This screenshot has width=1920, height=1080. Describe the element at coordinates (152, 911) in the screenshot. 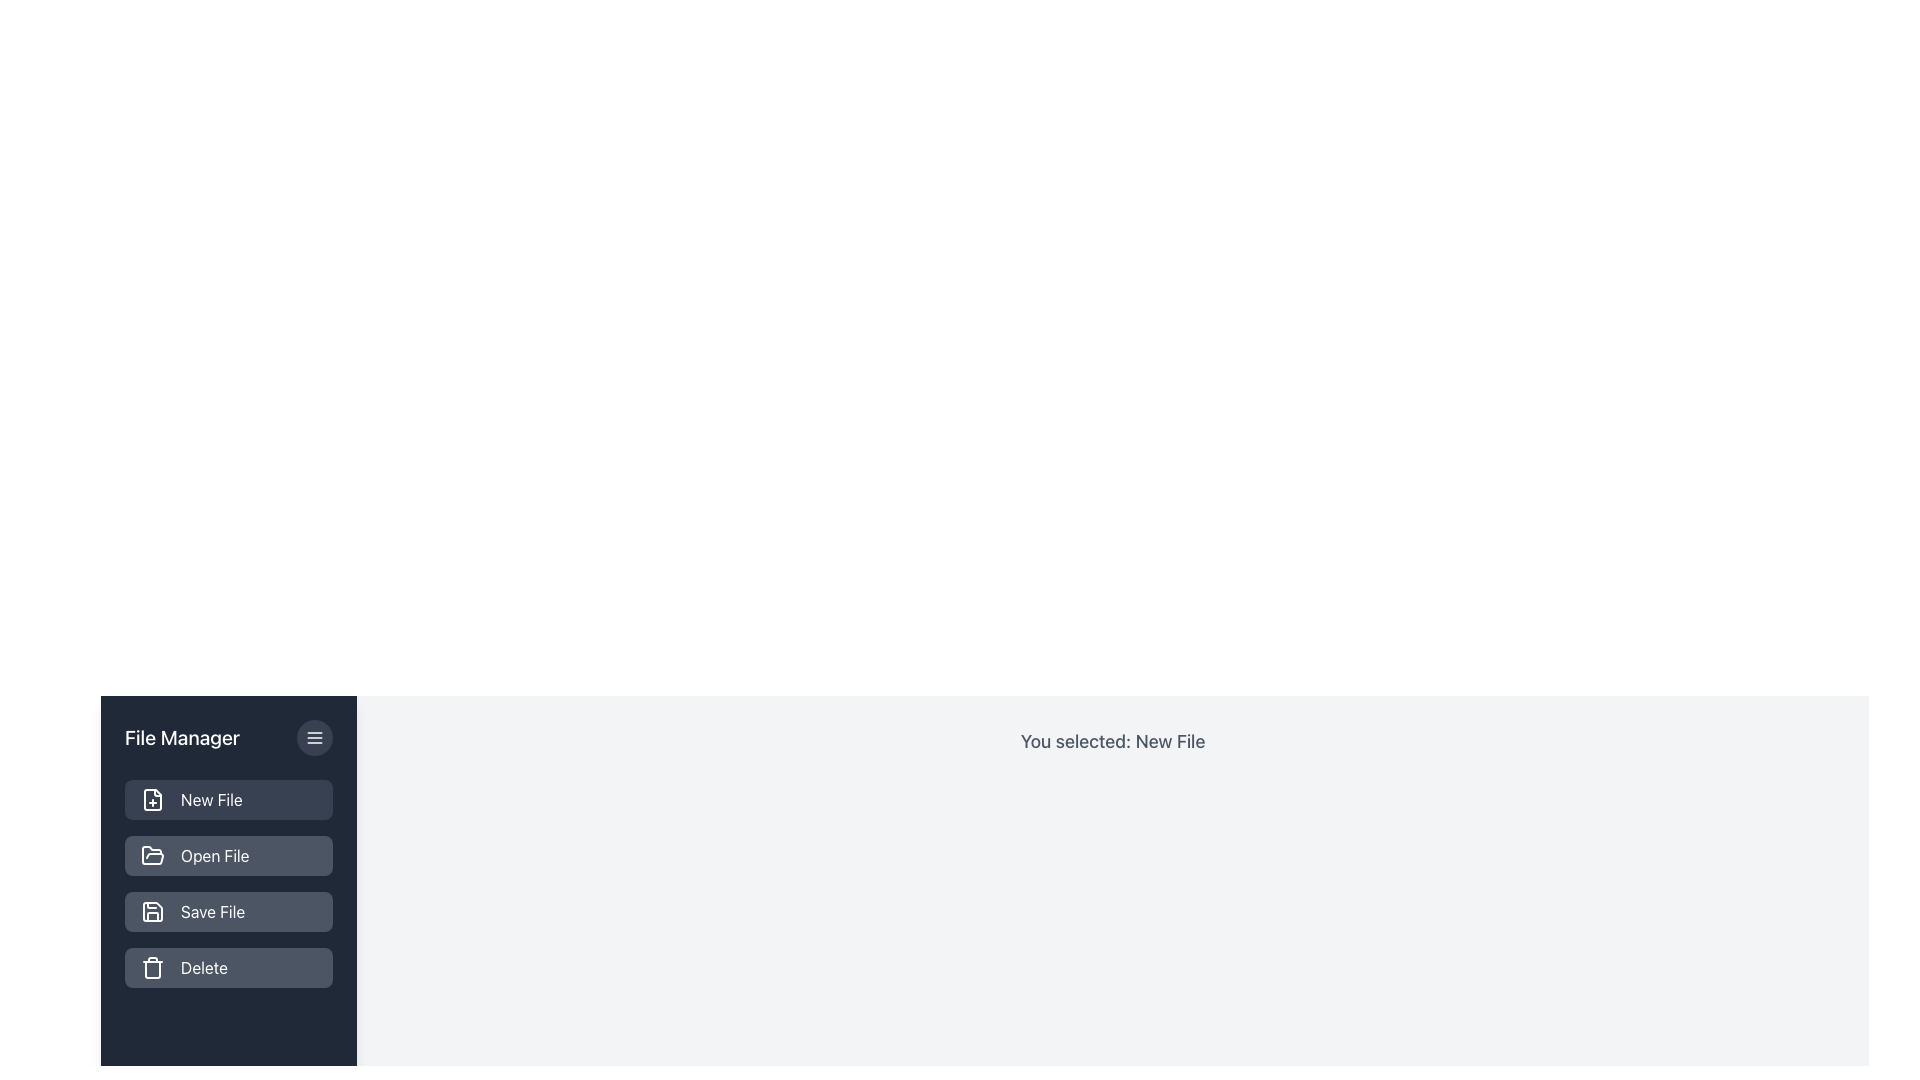

I see `the save icon located within the 'Save File' menu item in the 'File Manager' section of the left sidebar` at that location.